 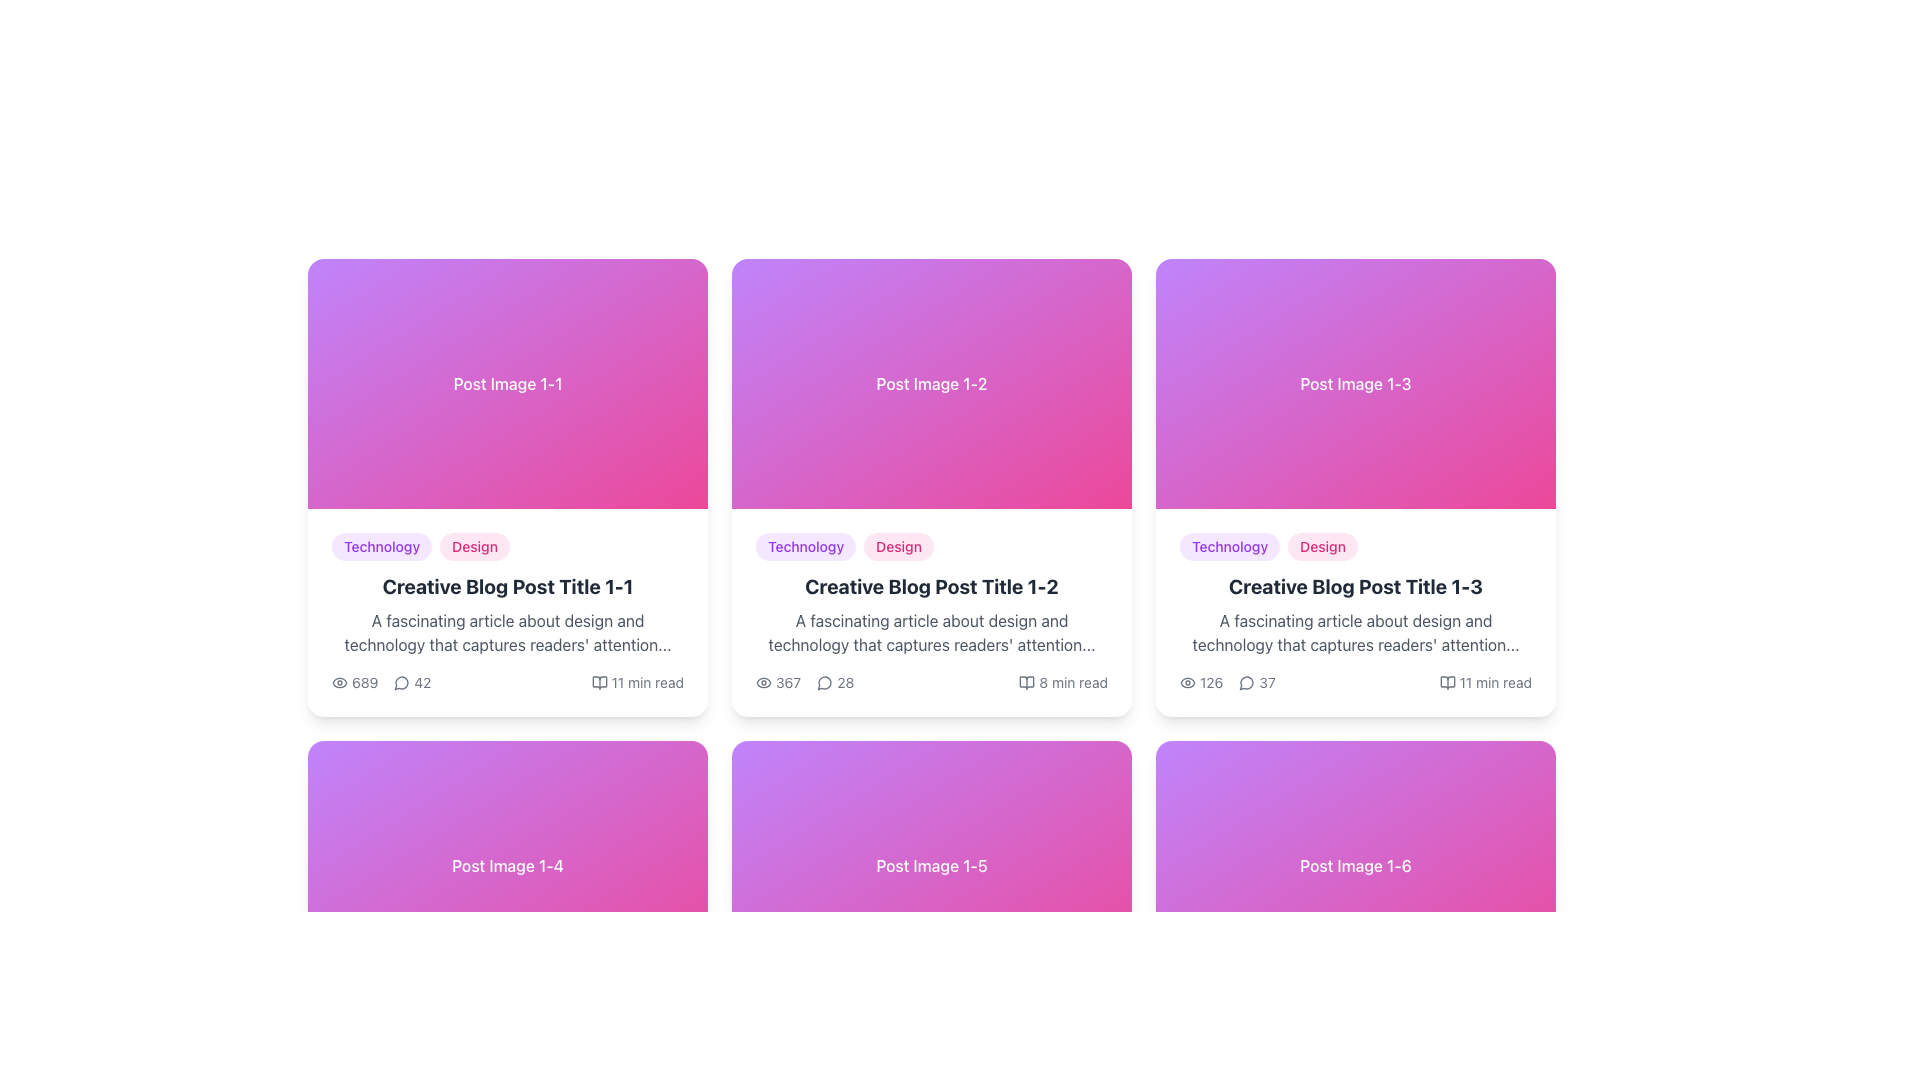 What do you see at coordinates (805, 681) in the screenshot?
I see `the composite UI component displaying interaction statistics, which includes an eye icon and a speech bubble icon with counts '367' and '28', located in the metadata section of the second blog post card` at bounding box center [805, 681].